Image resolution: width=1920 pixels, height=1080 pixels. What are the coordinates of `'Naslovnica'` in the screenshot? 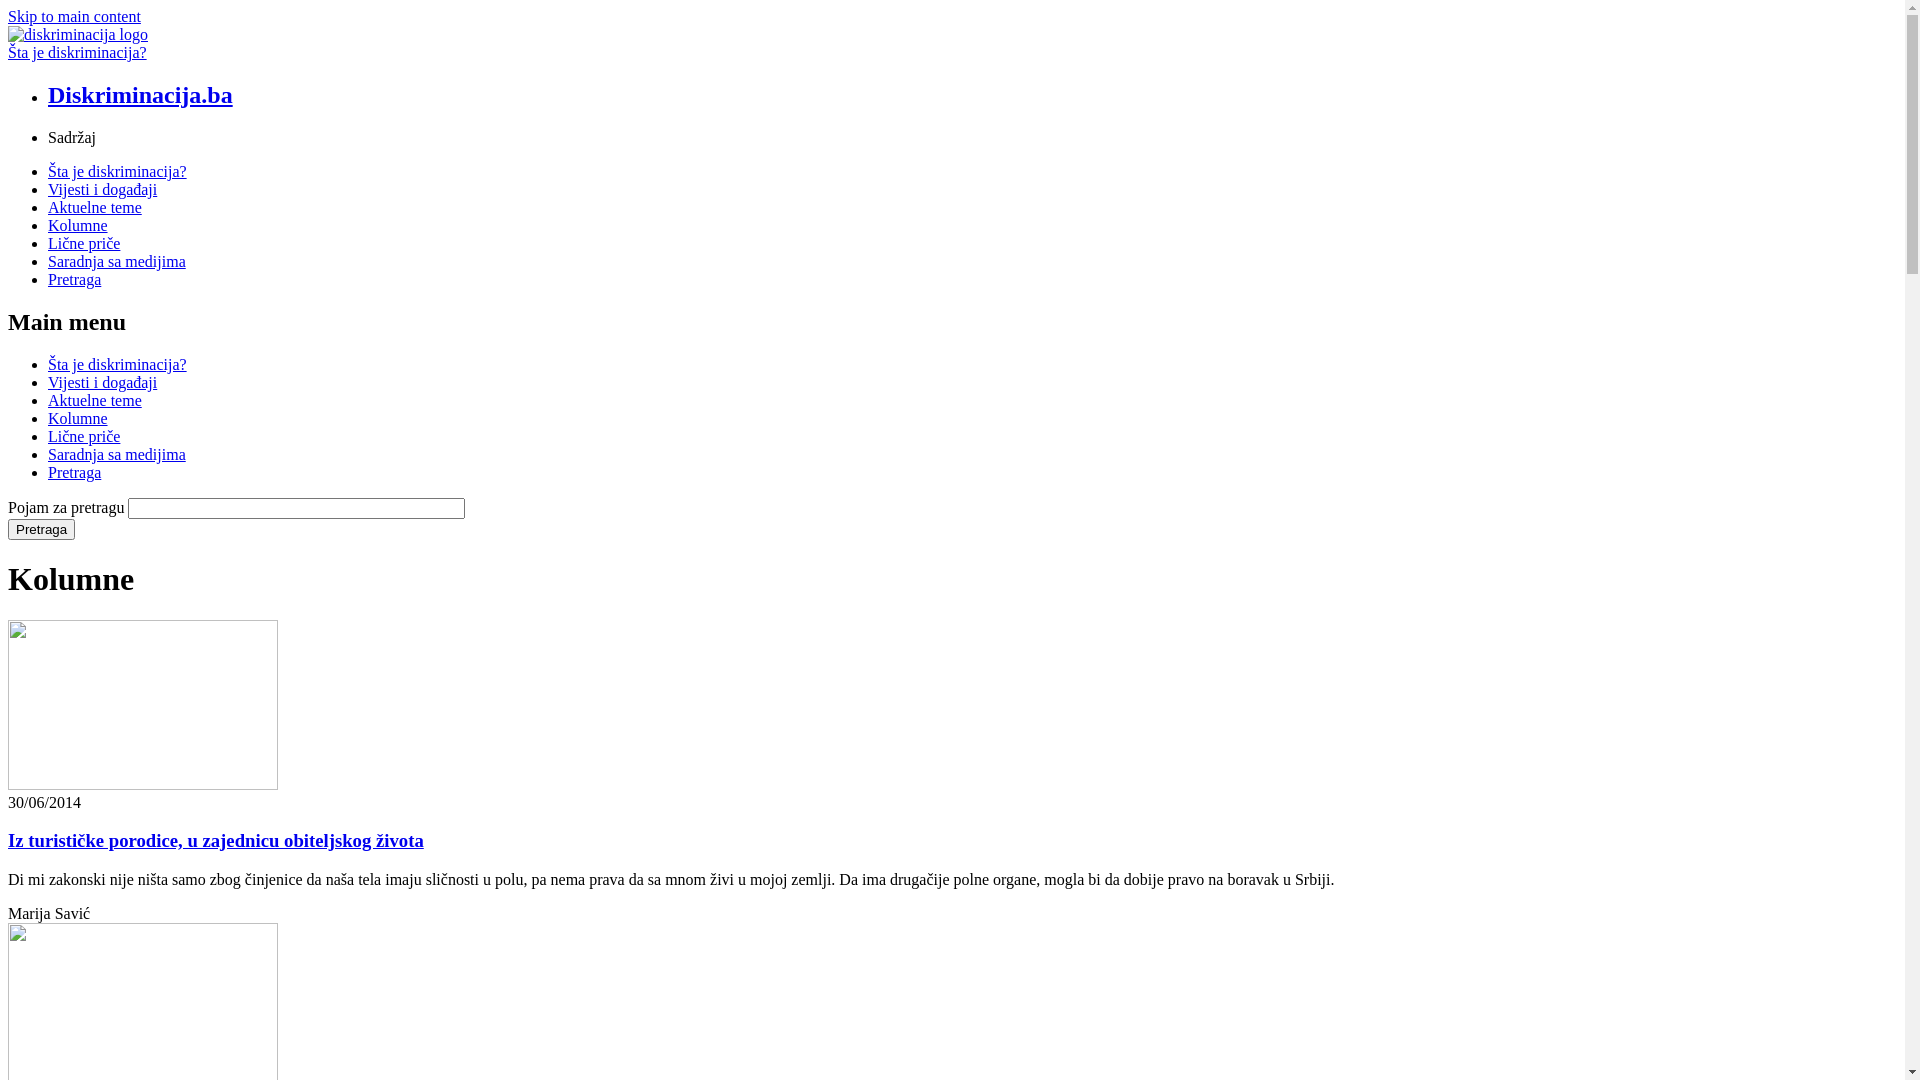 It's located at (77, 34).